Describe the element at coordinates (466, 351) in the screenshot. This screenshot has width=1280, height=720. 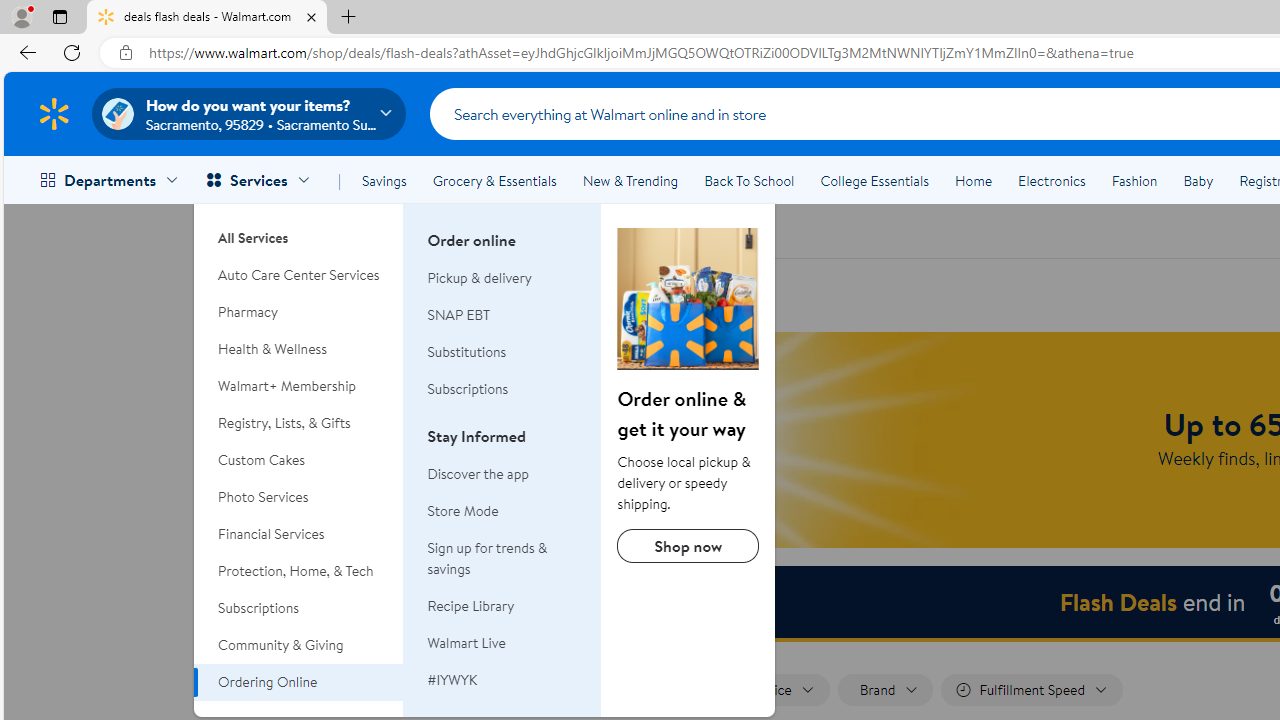
I see `'Substitutions'` at that location.